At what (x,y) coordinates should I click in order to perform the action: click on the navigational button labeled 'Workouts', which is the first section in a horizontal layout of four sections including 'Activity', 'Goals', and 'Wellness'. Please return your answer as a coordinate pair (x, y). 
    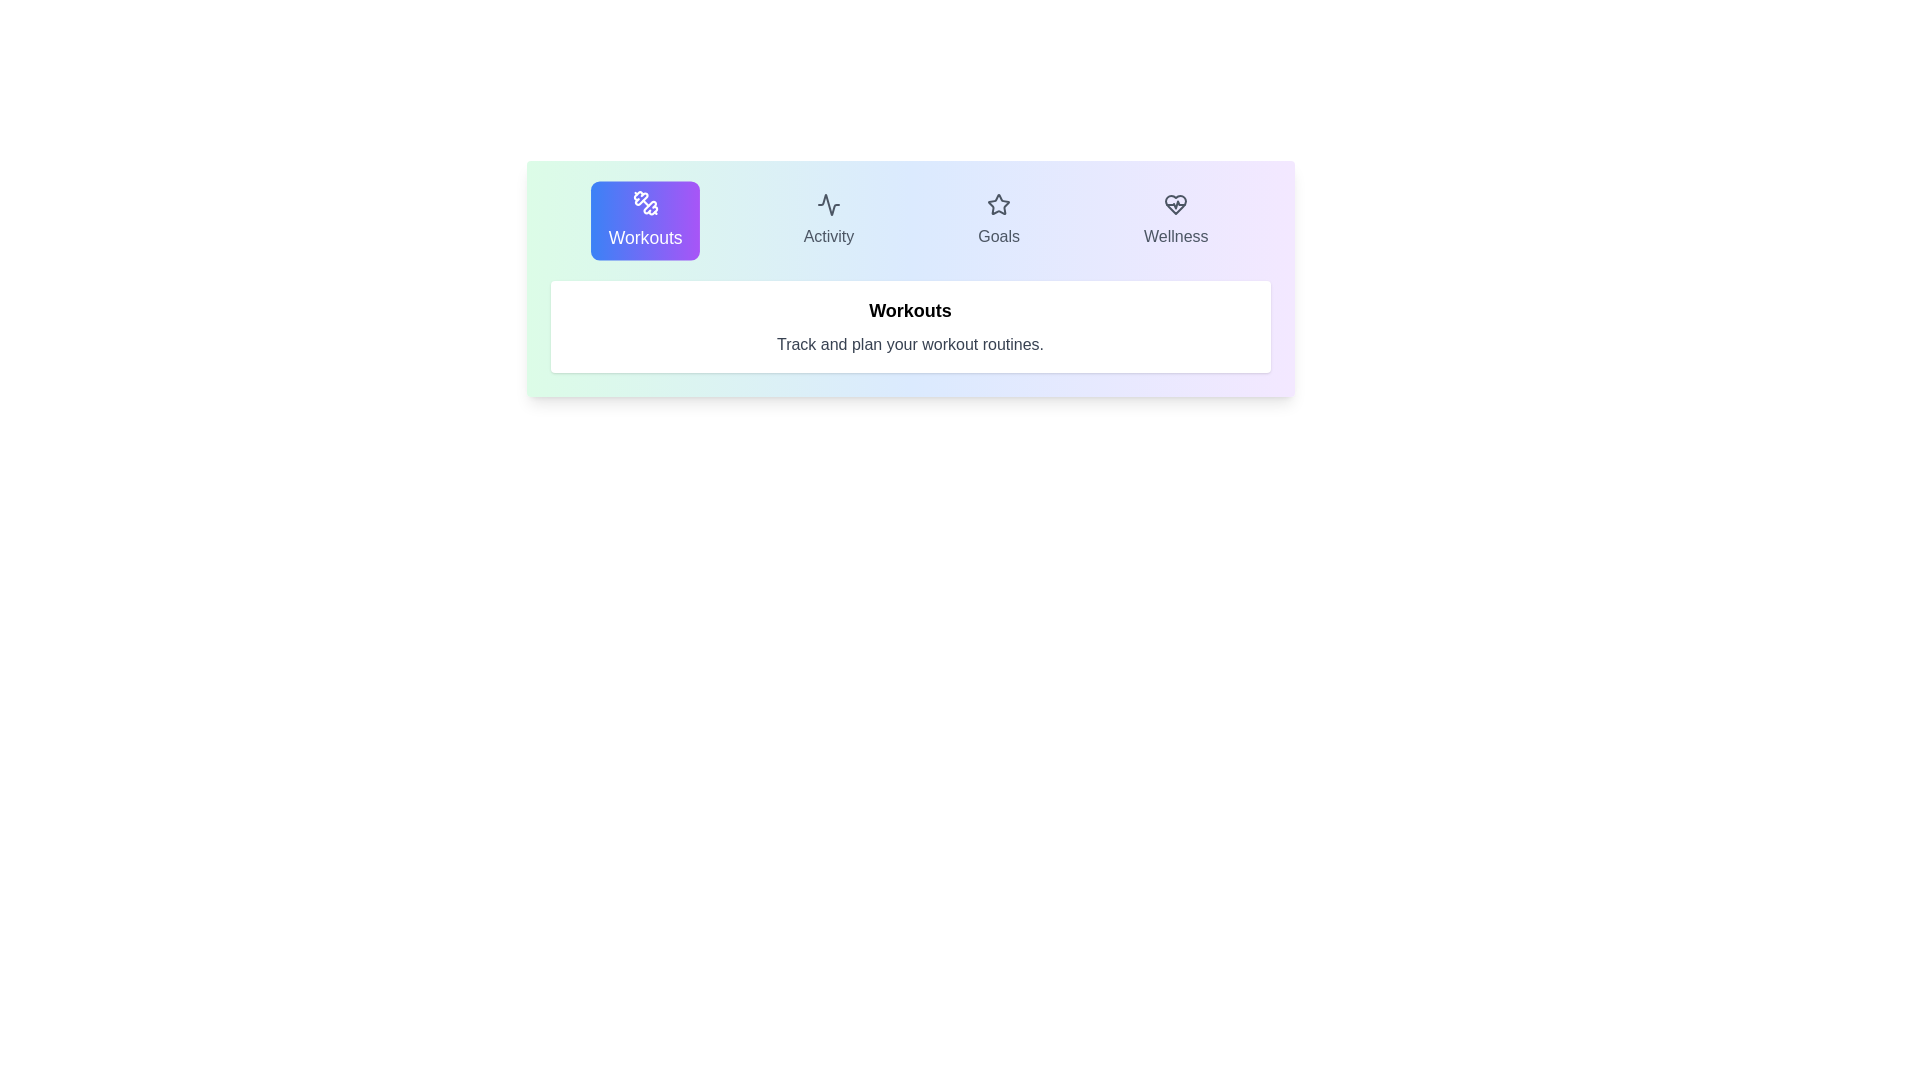
    Looking at the image, I should click on (646, 220).